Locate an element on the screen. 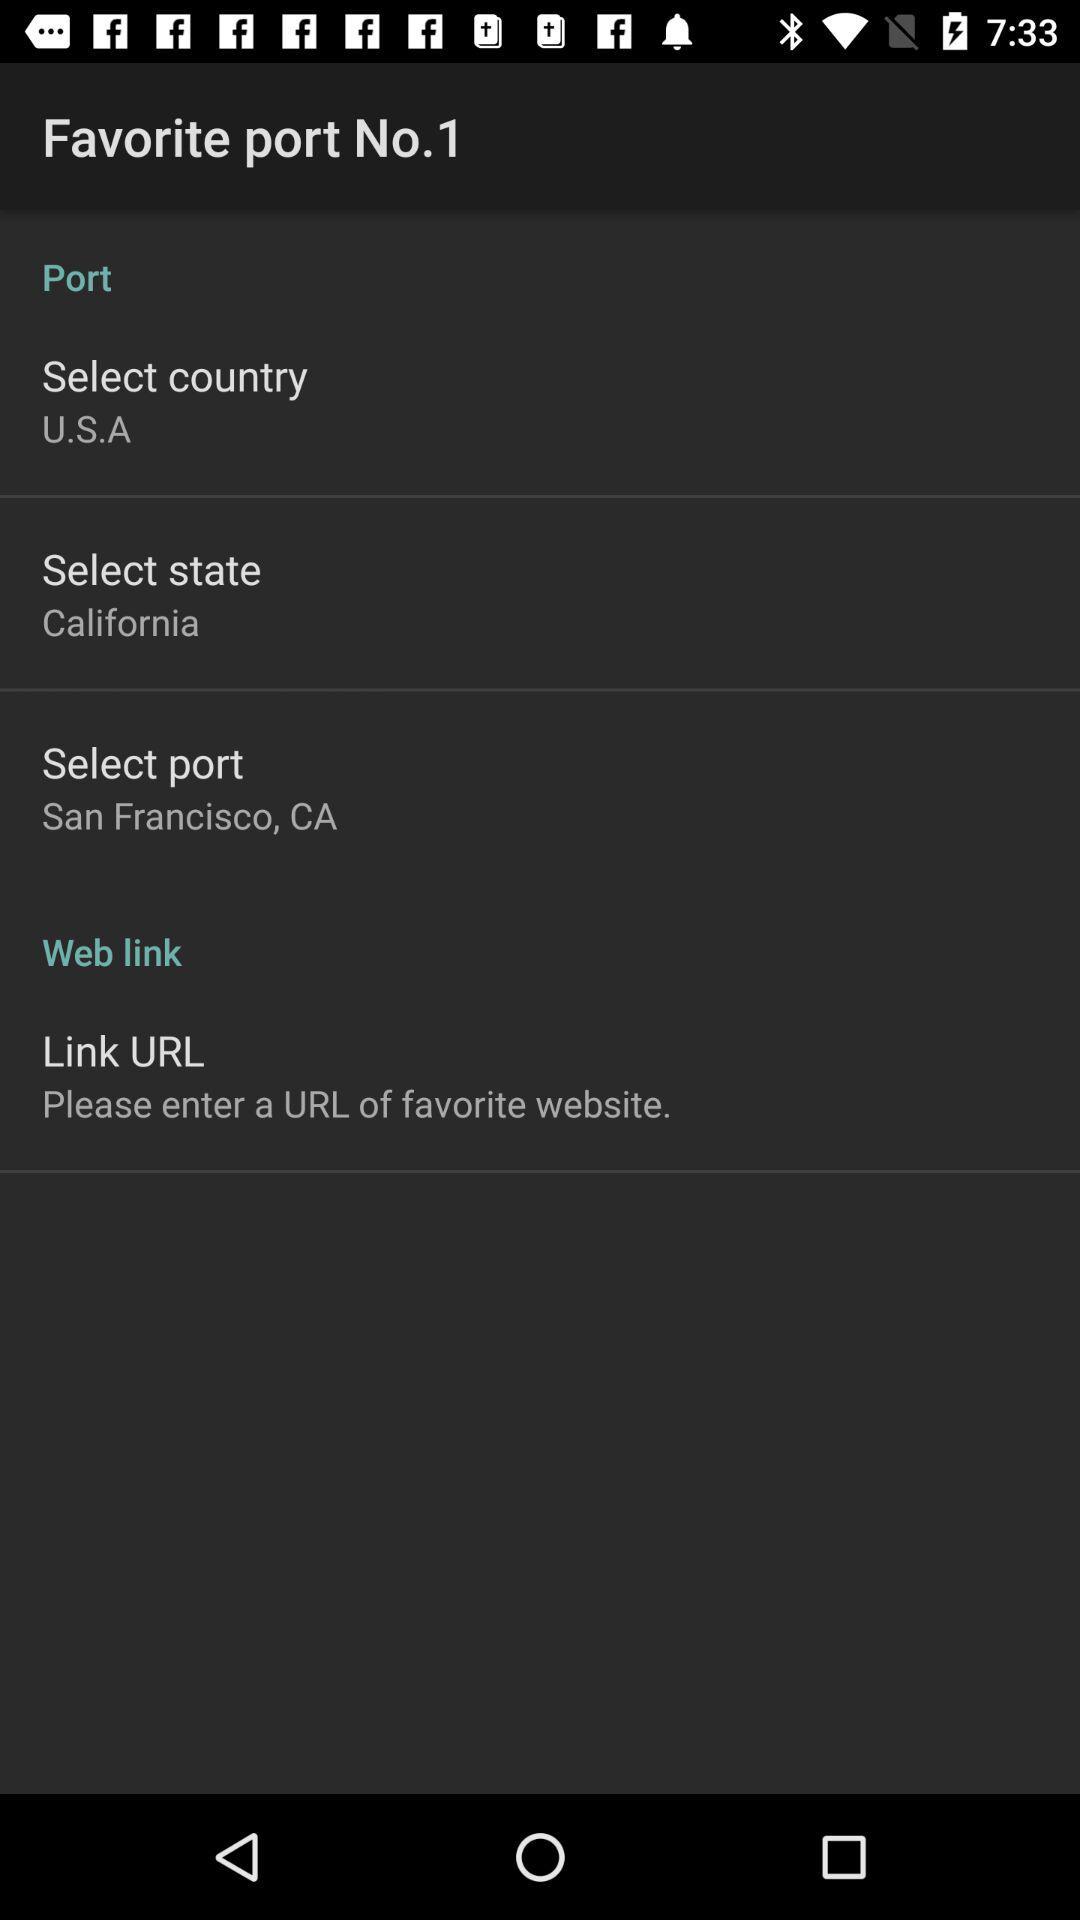 The width and height of the screenshot is (1080, 1920). the item above link url item is located at coordinates (540, 929).